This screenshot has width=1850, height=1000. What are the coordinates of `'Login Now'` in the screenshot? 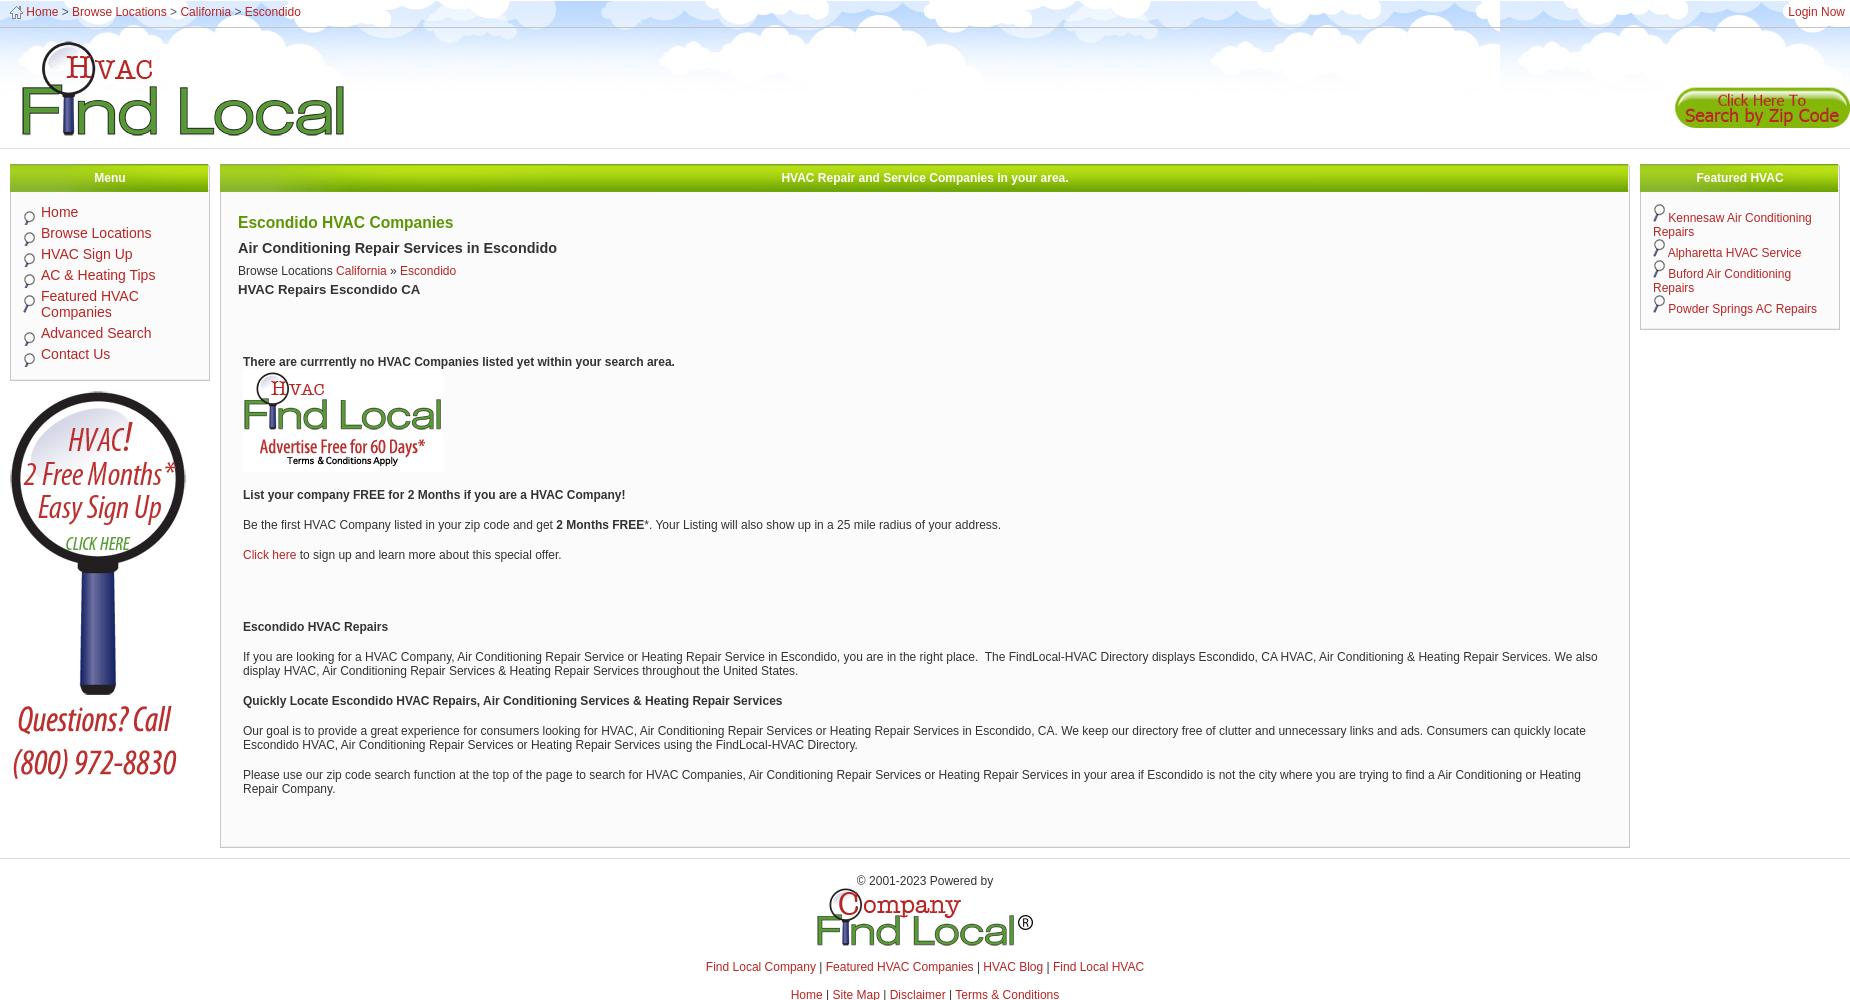 It's located at (1816, 12).